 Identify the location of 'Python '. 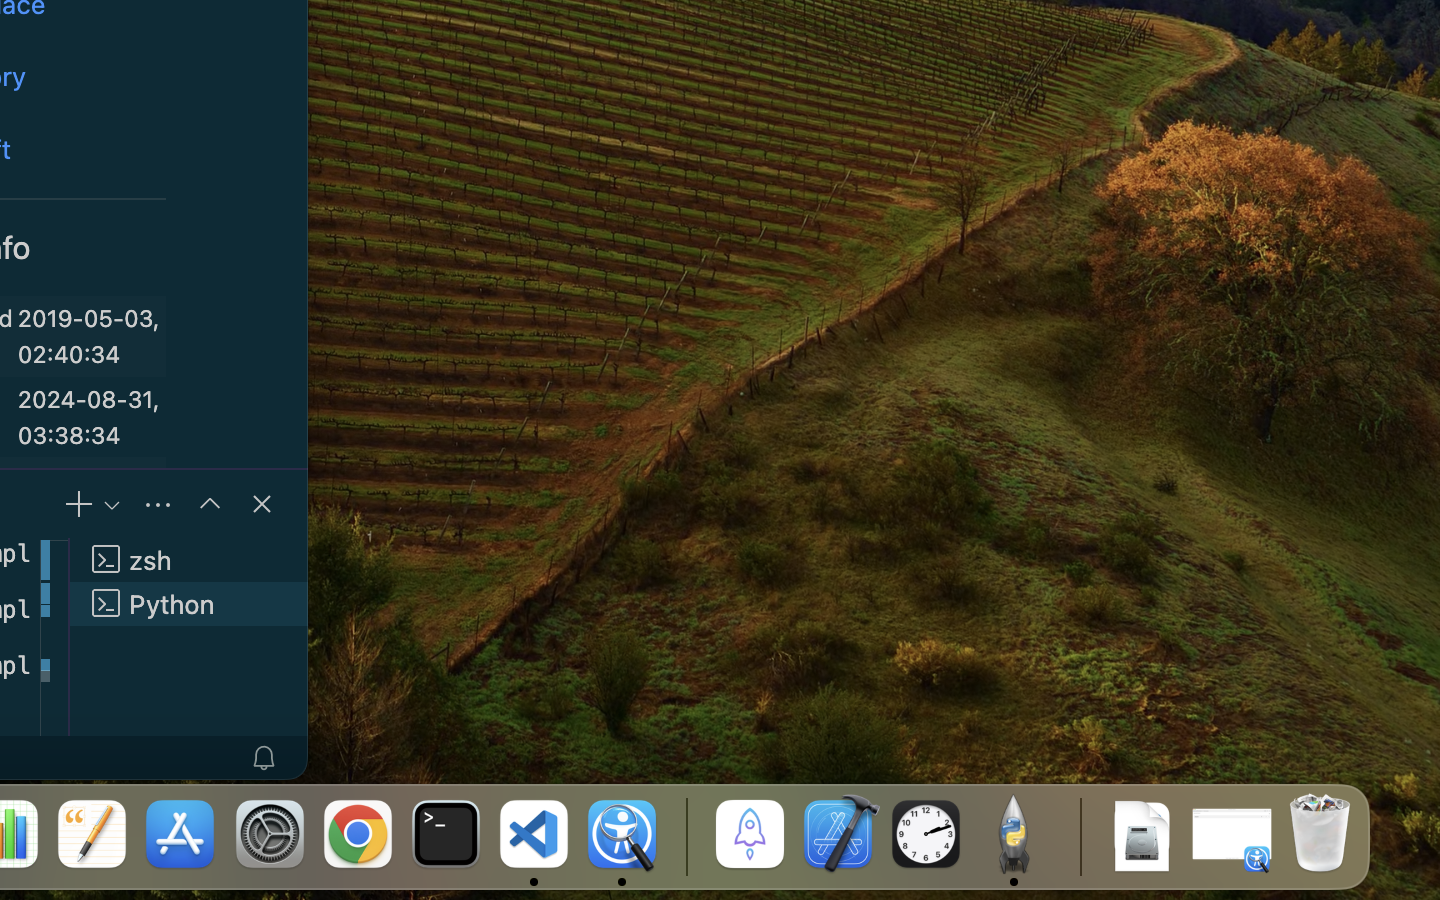
(189, 603).